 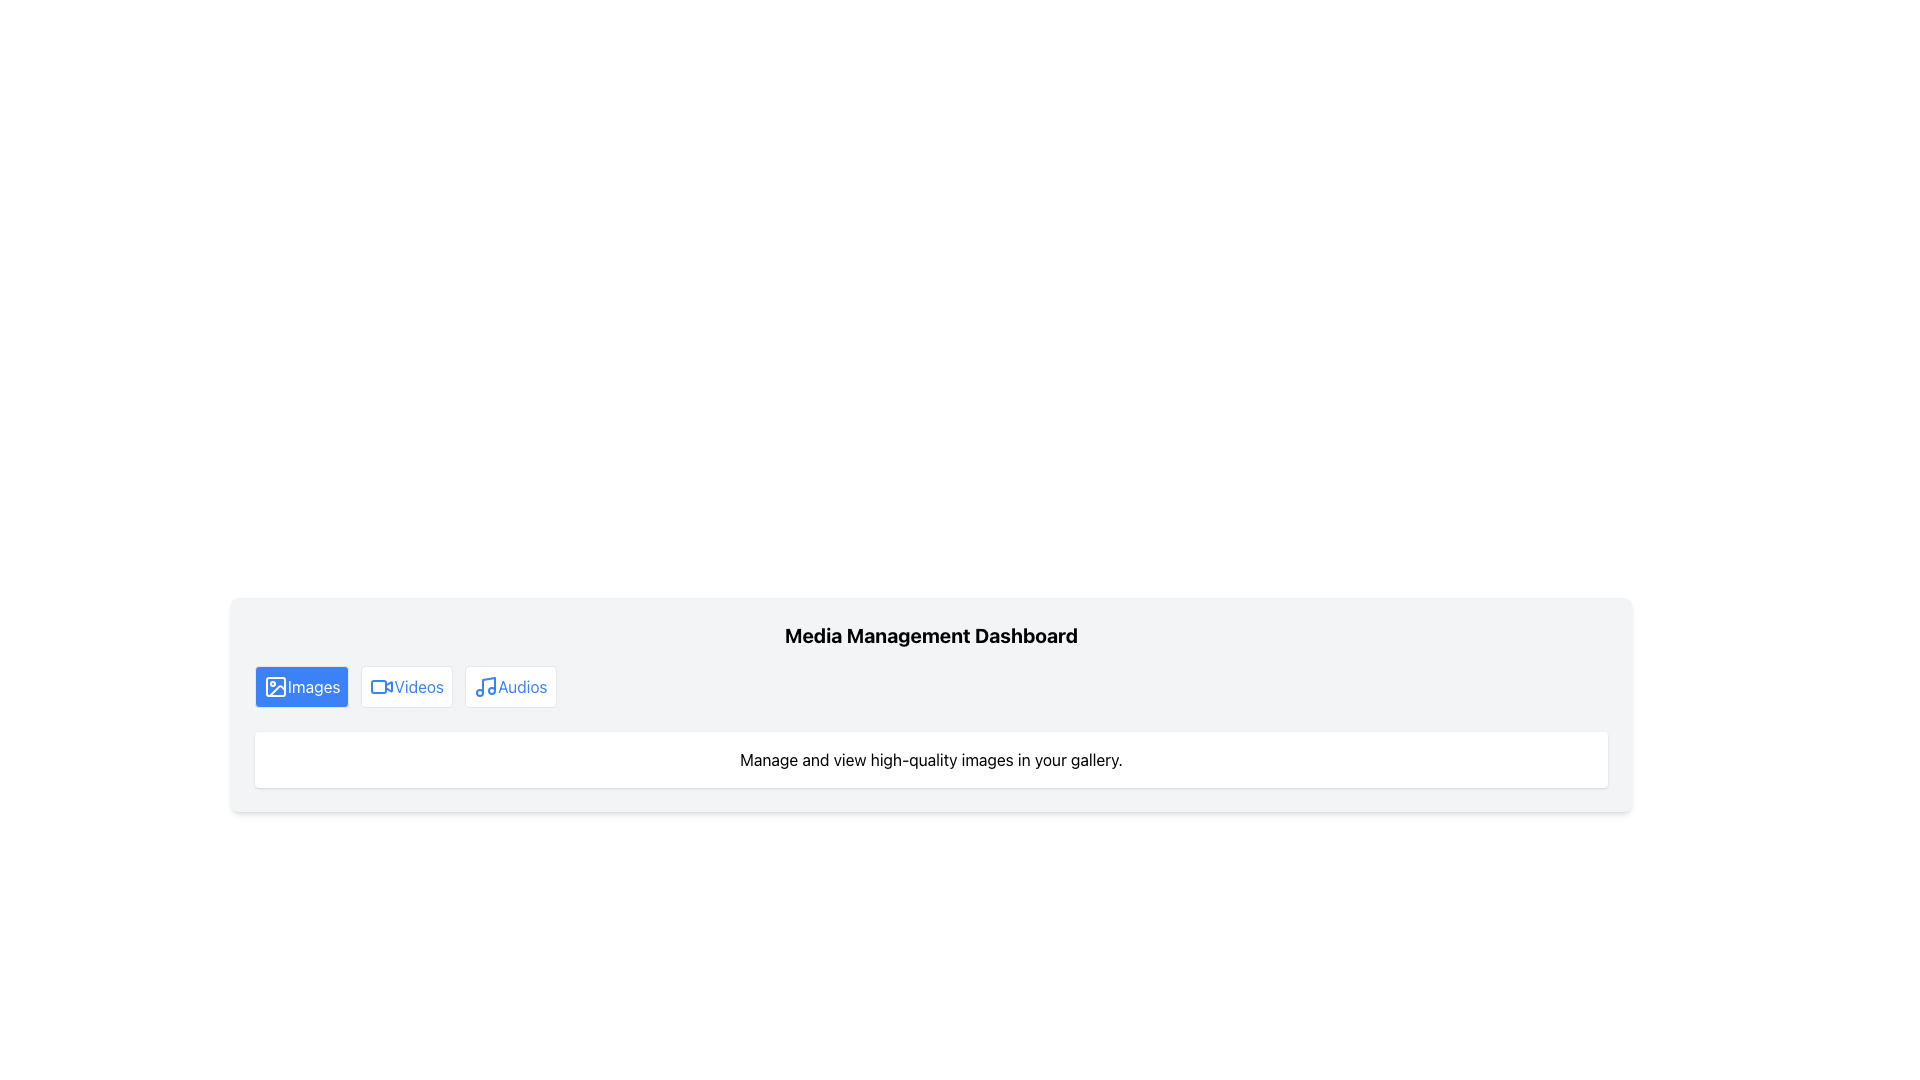 What do you see at coordinates (406, 685) in the screenshot?
I see `the 'Videos' button, which is the second in a horizontal list of three options ('Images', 'Videos', 'Audios')` at bounding box center [406, 685].